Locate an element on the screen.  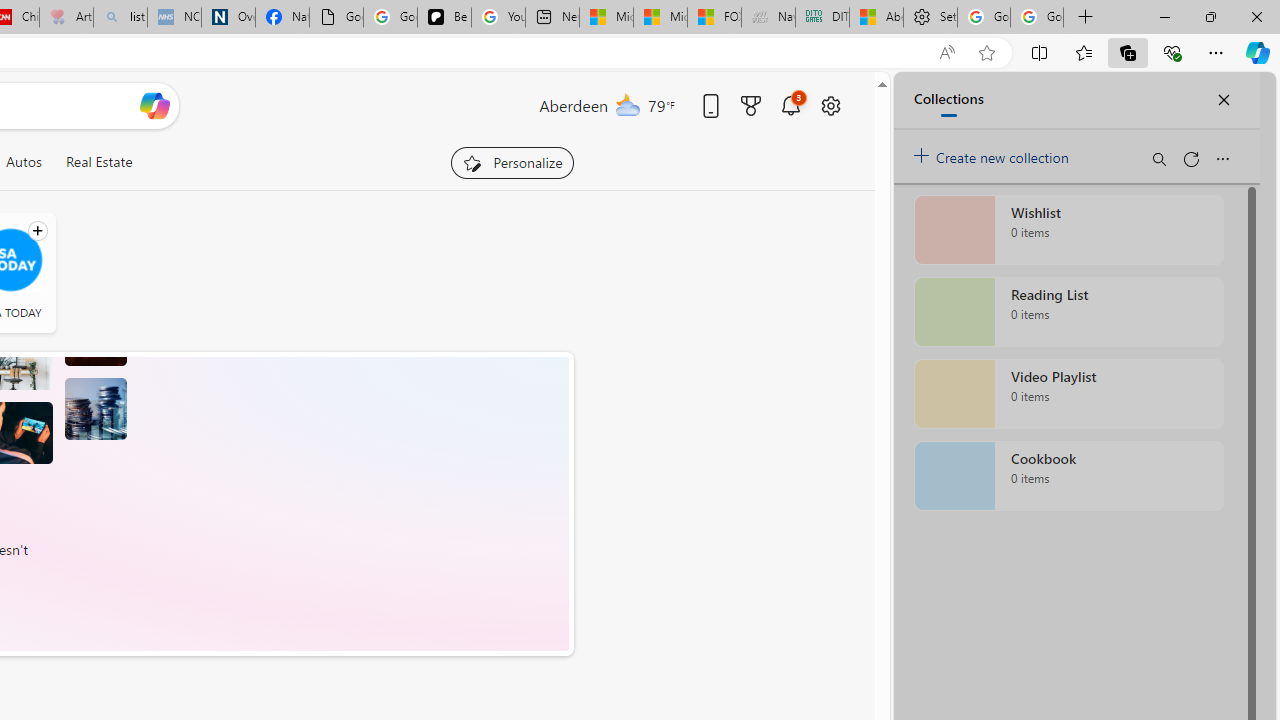
'FOX News - MSN' is located at coordinates (714, 17).